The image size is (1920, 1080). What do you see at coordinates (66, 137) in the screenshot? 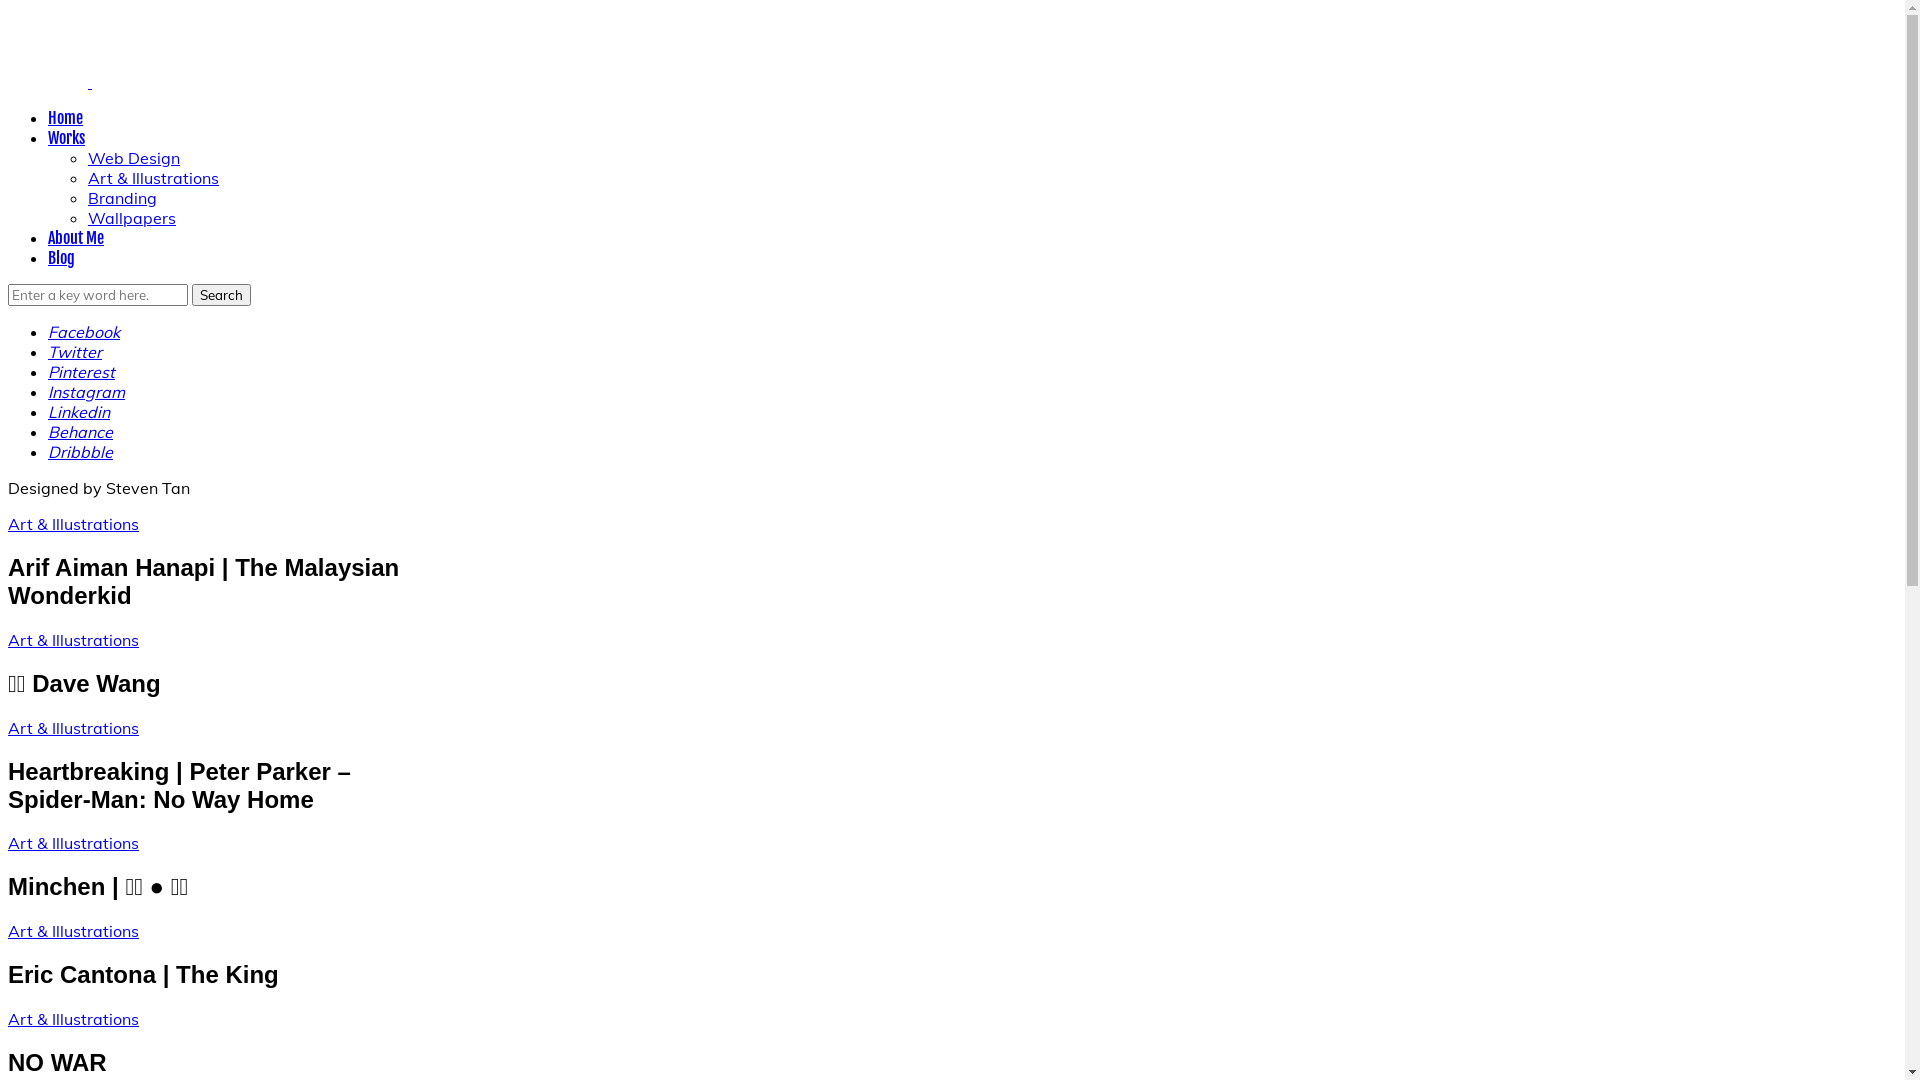
I see `'Works'` at bounding box center [66, 137].